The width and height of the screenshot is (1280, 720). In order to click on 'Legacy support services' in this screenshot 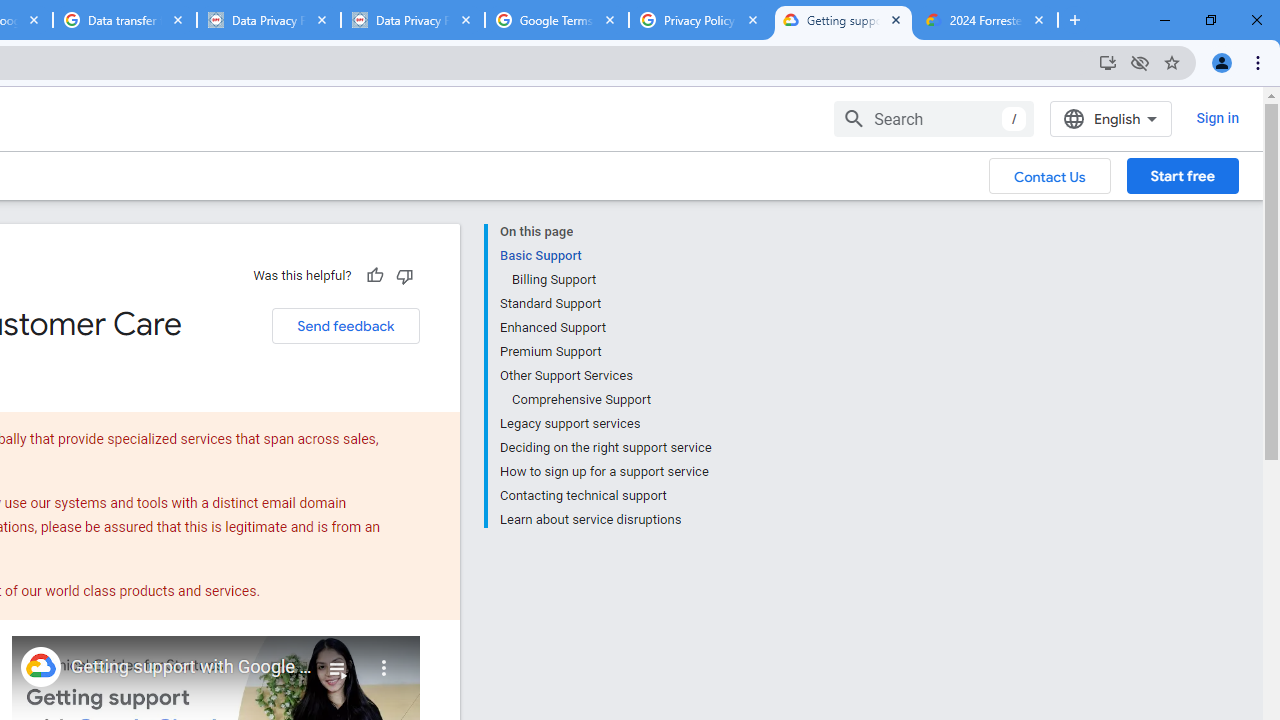, I will do `click(604, 423)`.